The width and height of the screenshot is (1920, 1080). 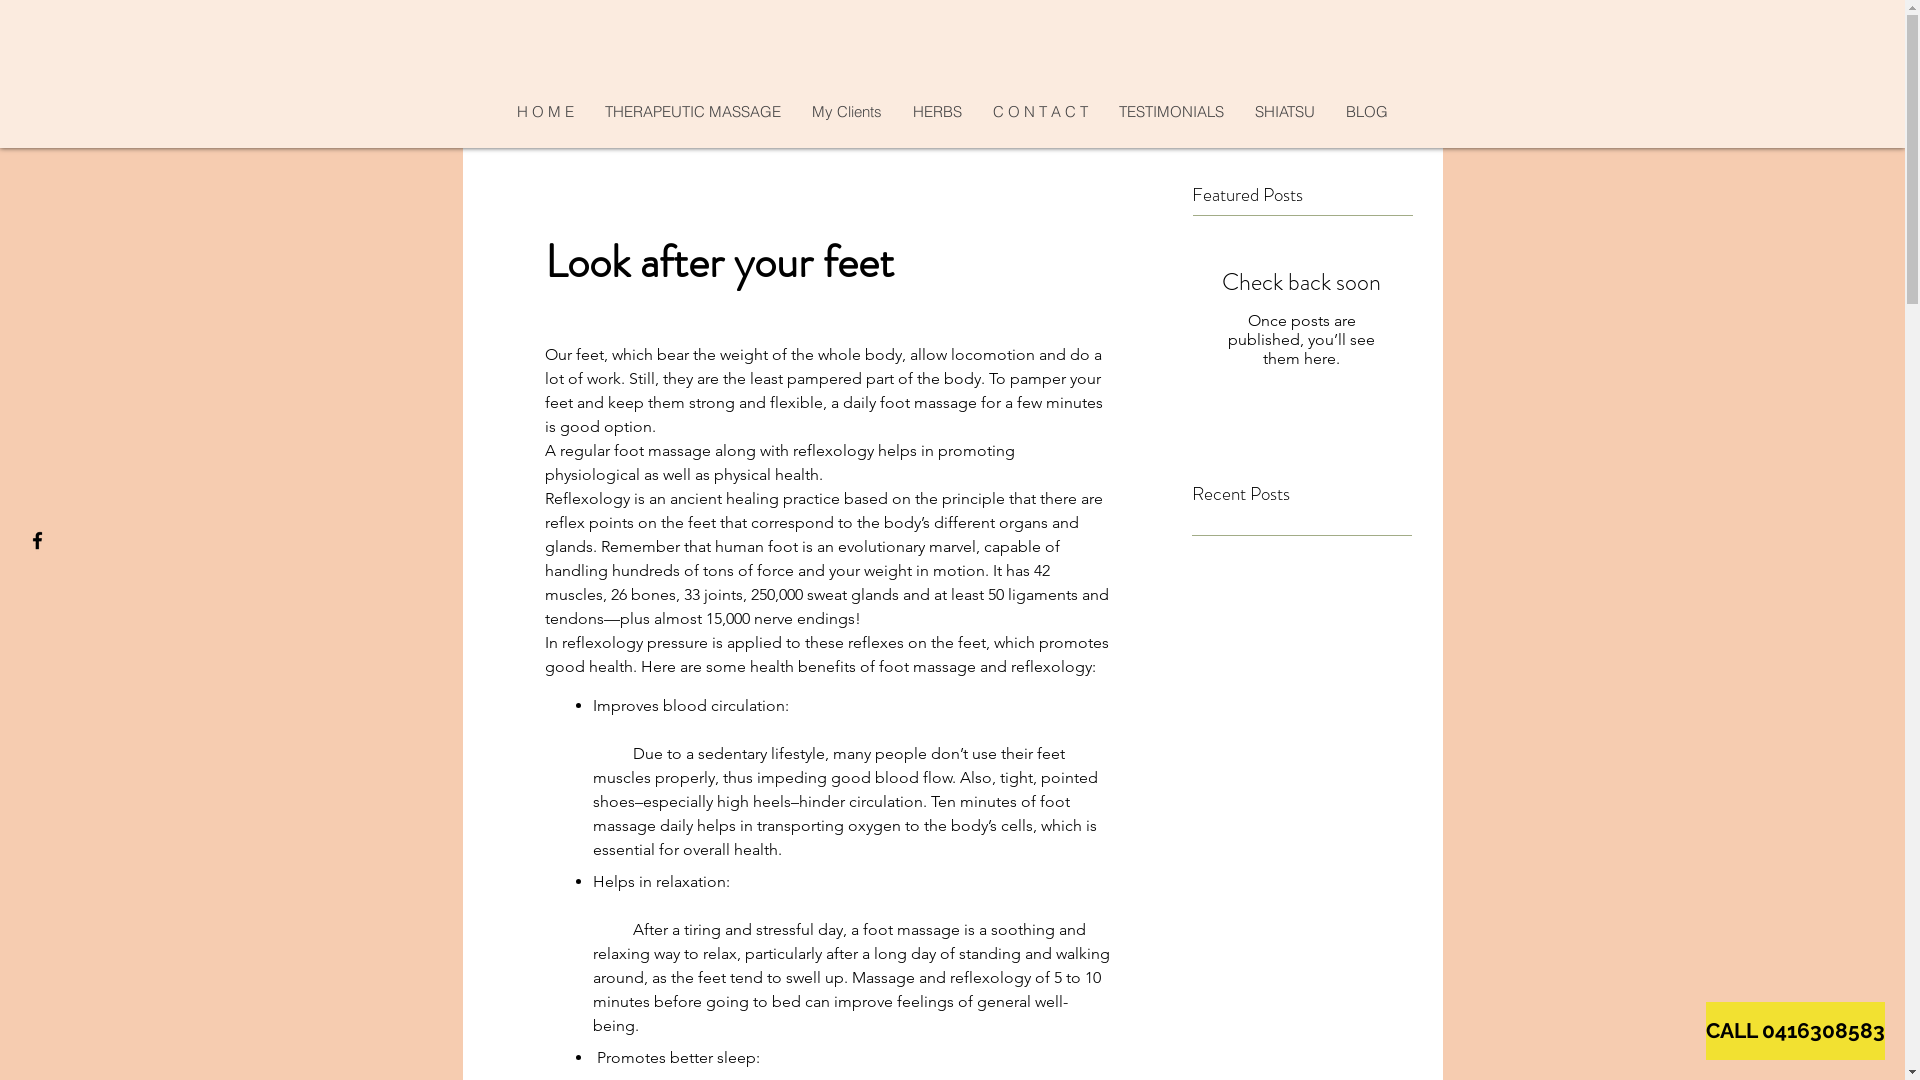 I want to click on 'TESTIMONIALS', so click(x=1171, y=111).